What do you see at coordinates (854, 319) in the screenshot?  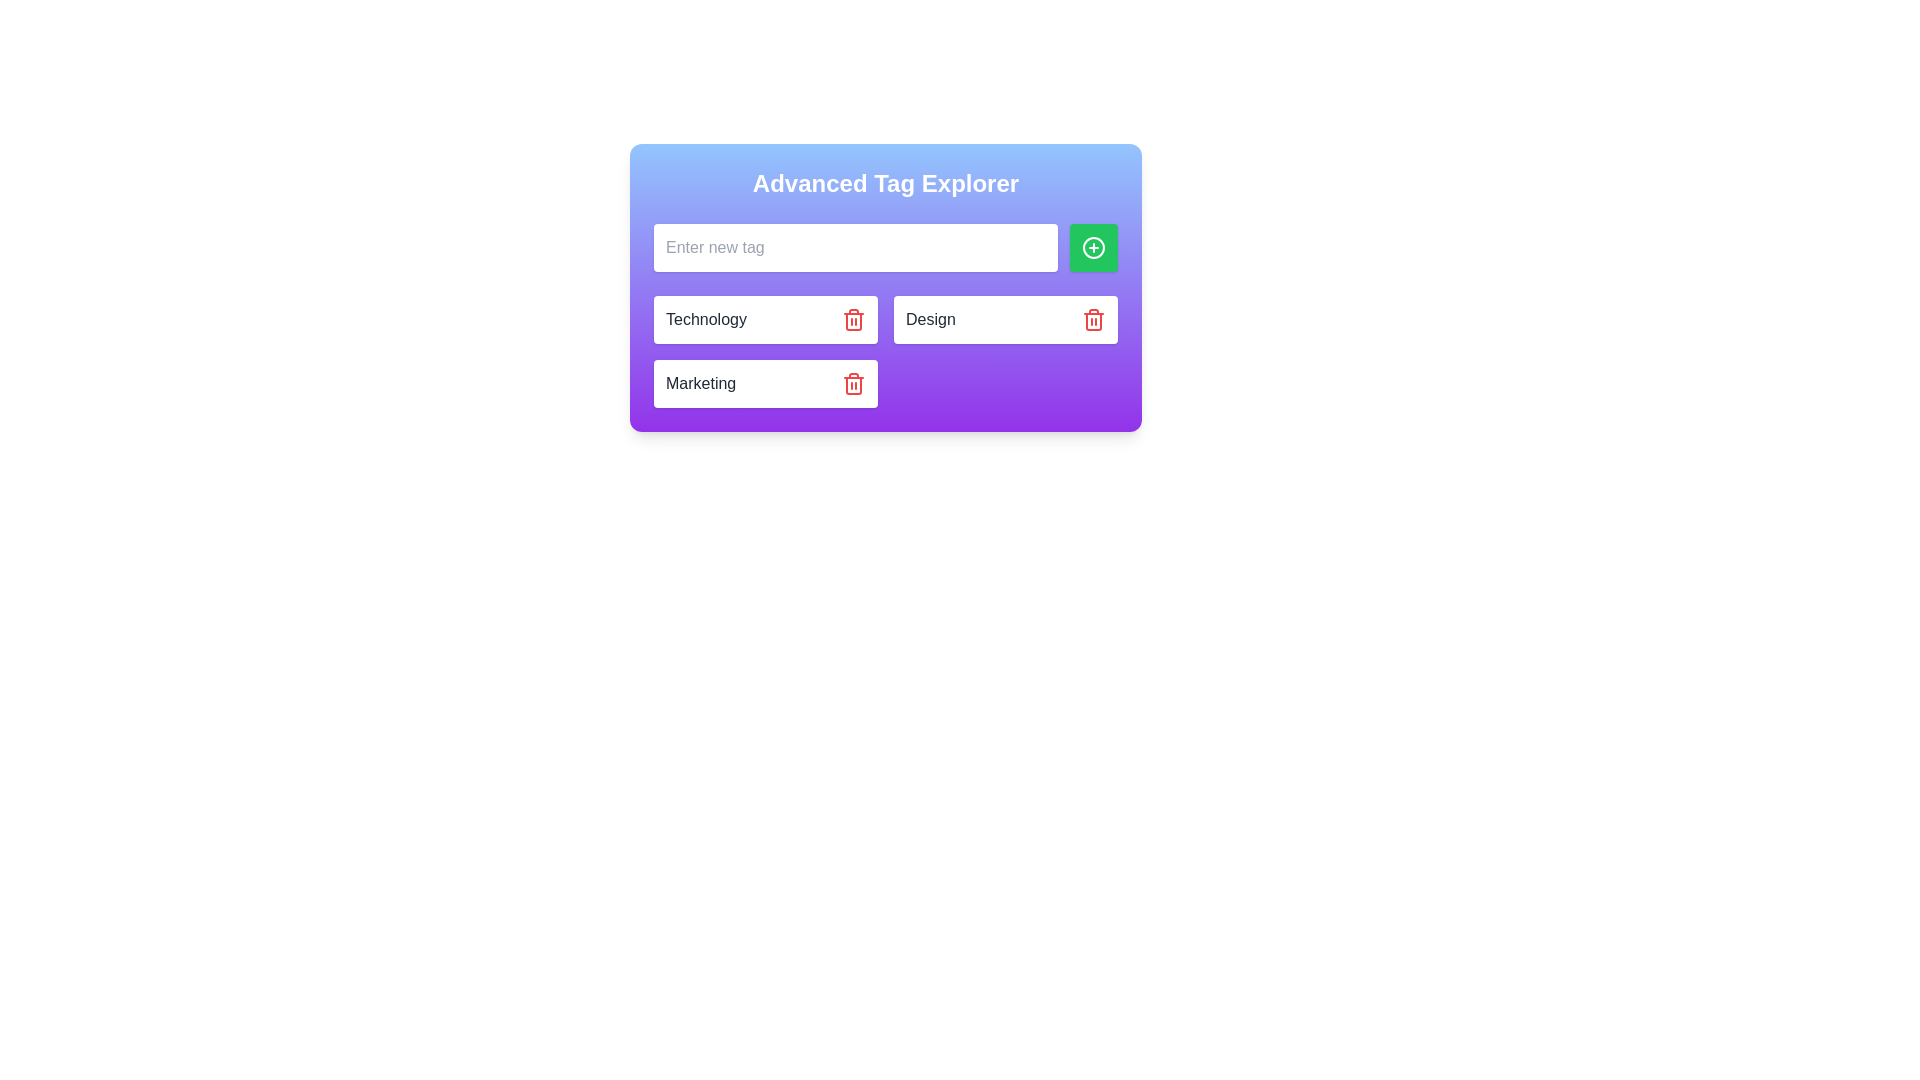 I see `the prominent red-colored trash icon resembling a delete button` at bounding box center [854, 319].